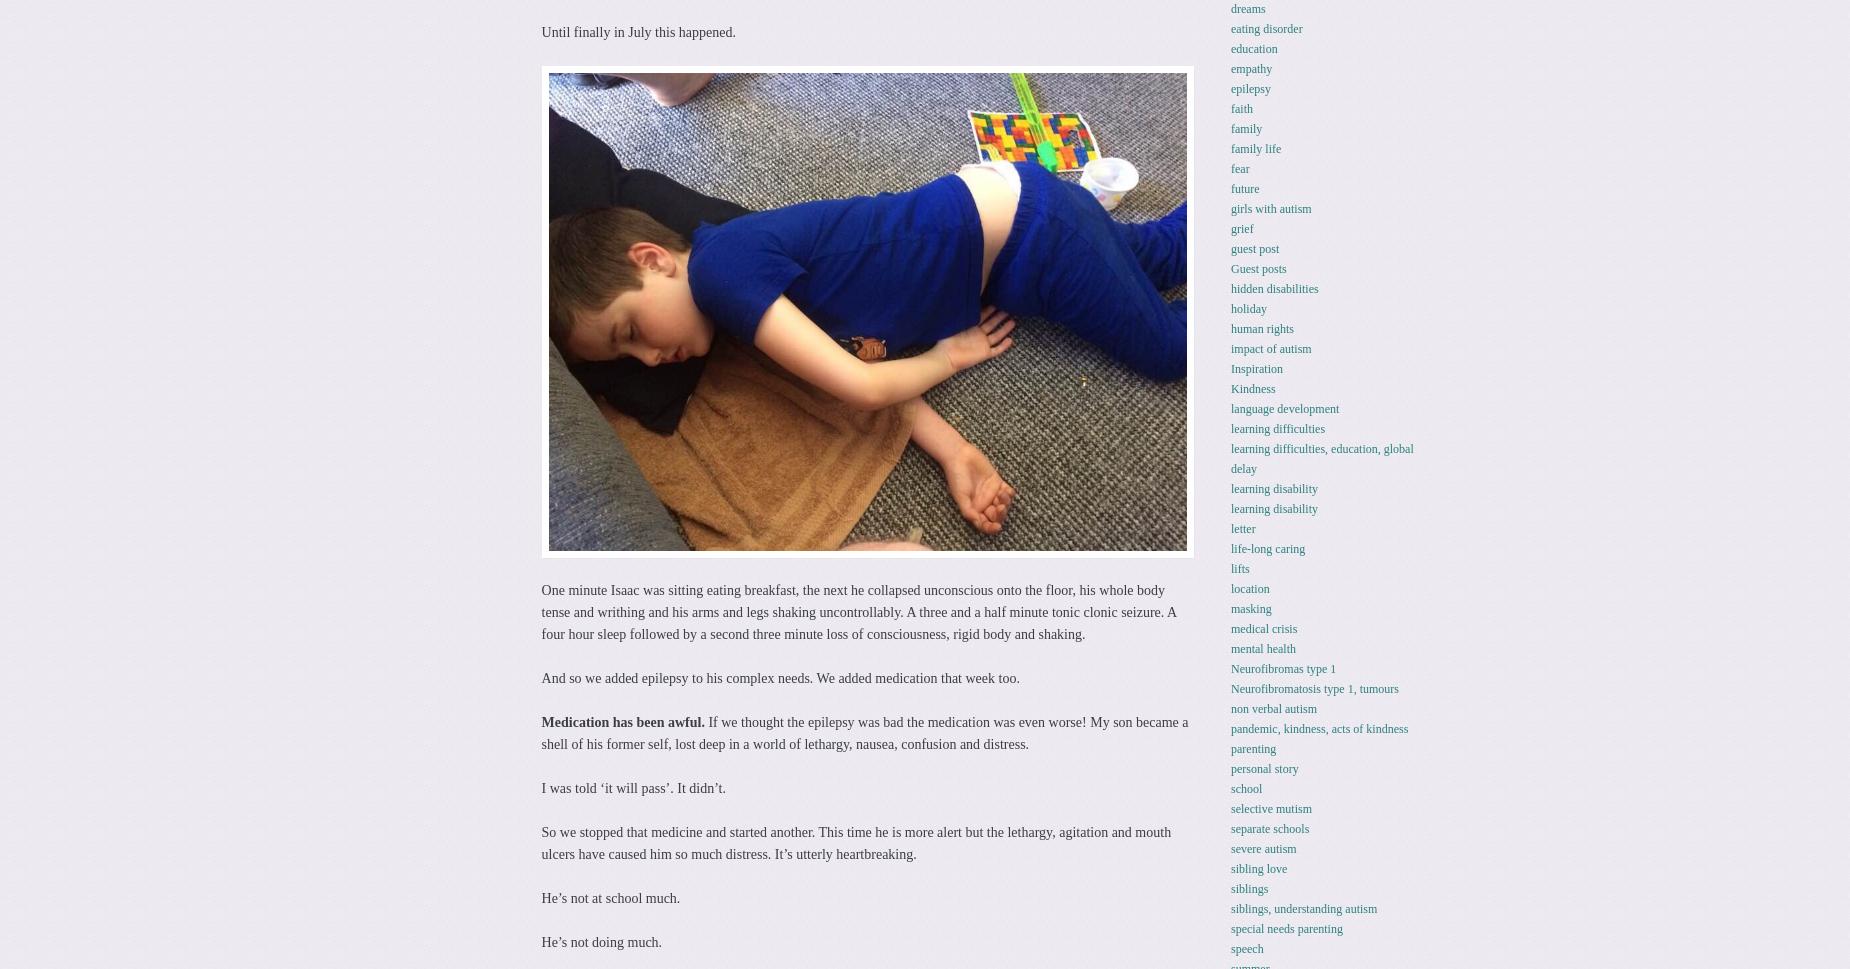 This screenshot has height=969, width=1850. I want to click on 'letter', so click(1229, 527).